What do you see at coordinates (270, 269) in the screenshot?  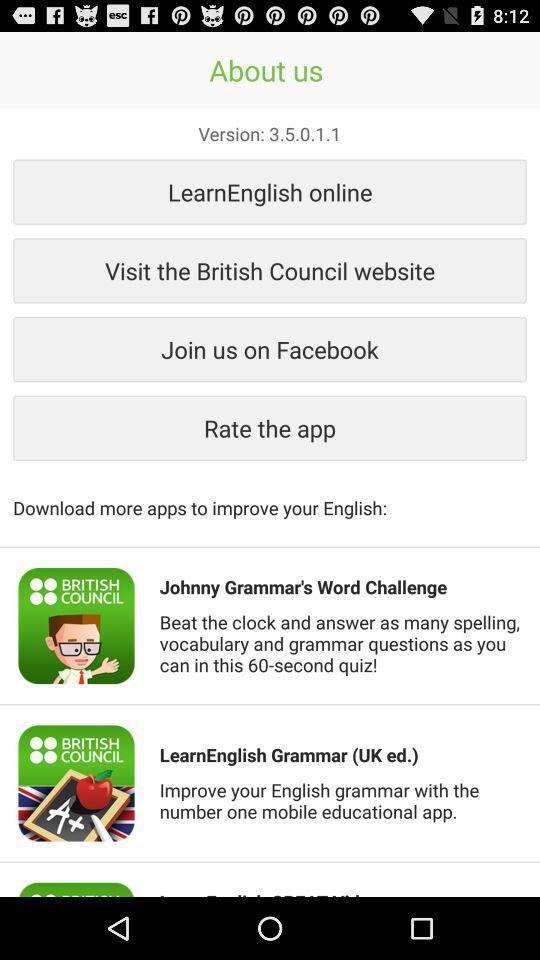 I see `the button below the learnenglish online icon` at bounding box center [270, 269].